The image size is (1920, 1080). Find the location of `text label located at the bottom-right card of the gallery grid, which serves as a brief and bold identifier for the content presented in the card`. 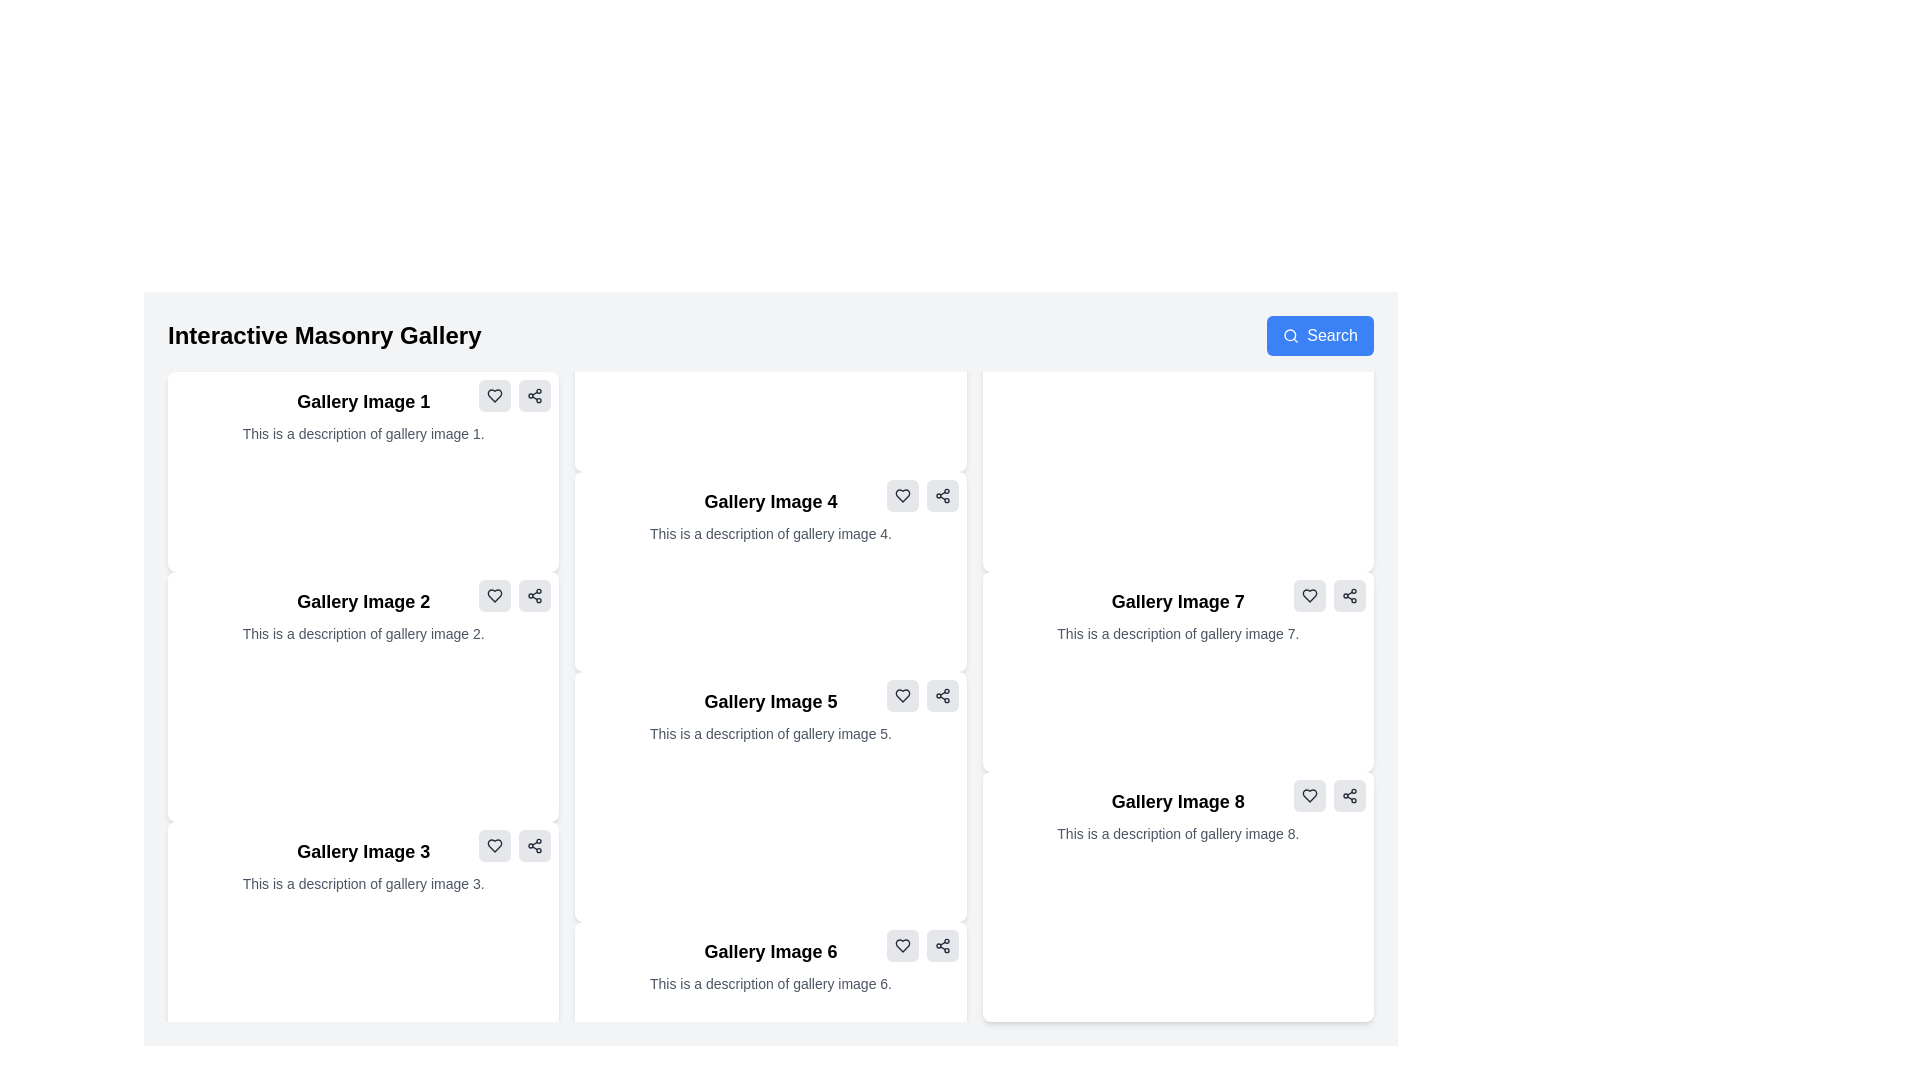

text label located at the bottom-right card of the gallery grid, which serves as a brief and bold identifier for the content presented in the card is located at coordinates (1178, 801).